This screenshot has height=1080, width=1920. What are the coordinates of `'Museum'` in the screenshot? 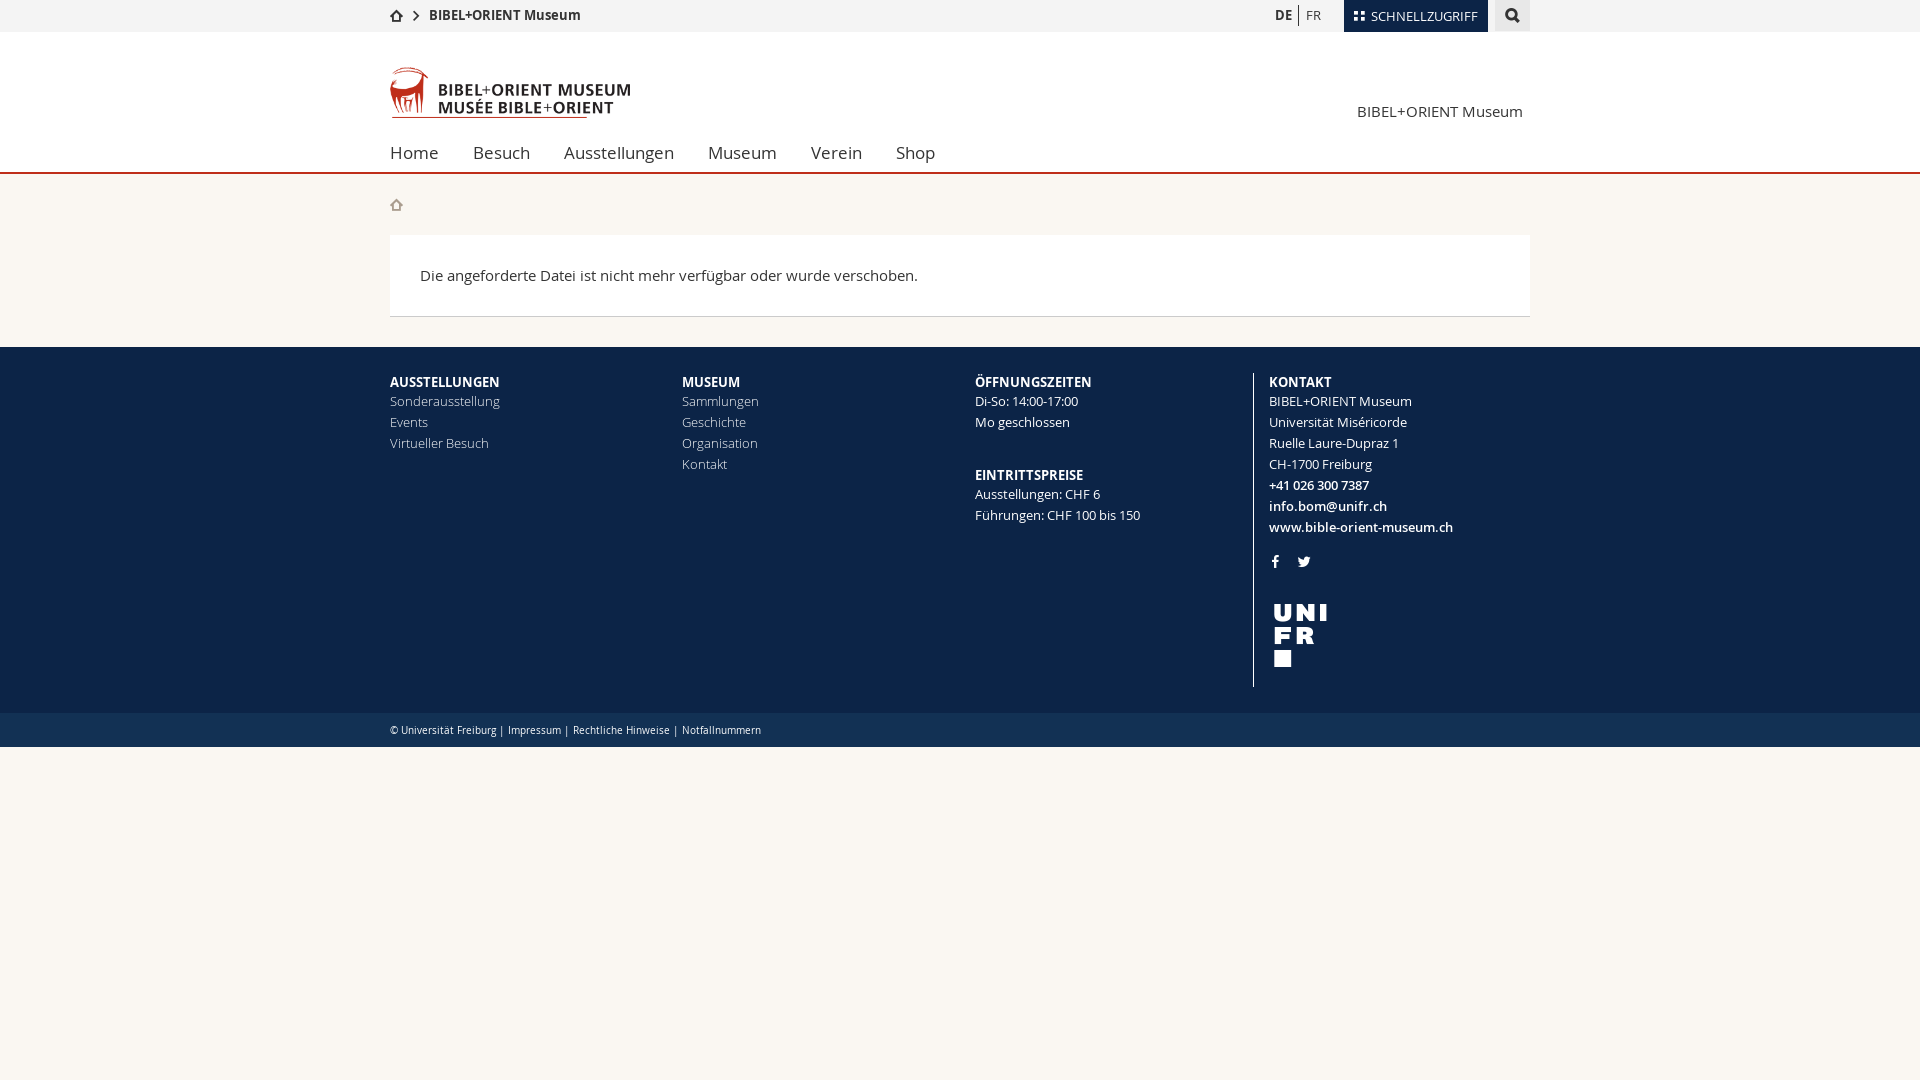 It's located at (741, 152).